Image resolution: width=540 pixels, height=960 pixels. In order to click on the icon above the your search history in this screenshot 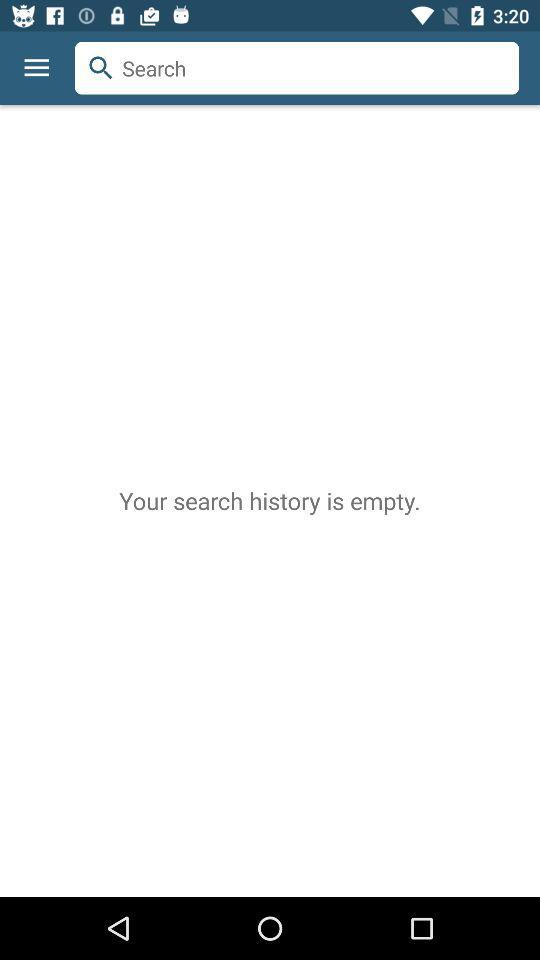, I will do `click(36, 68)`.